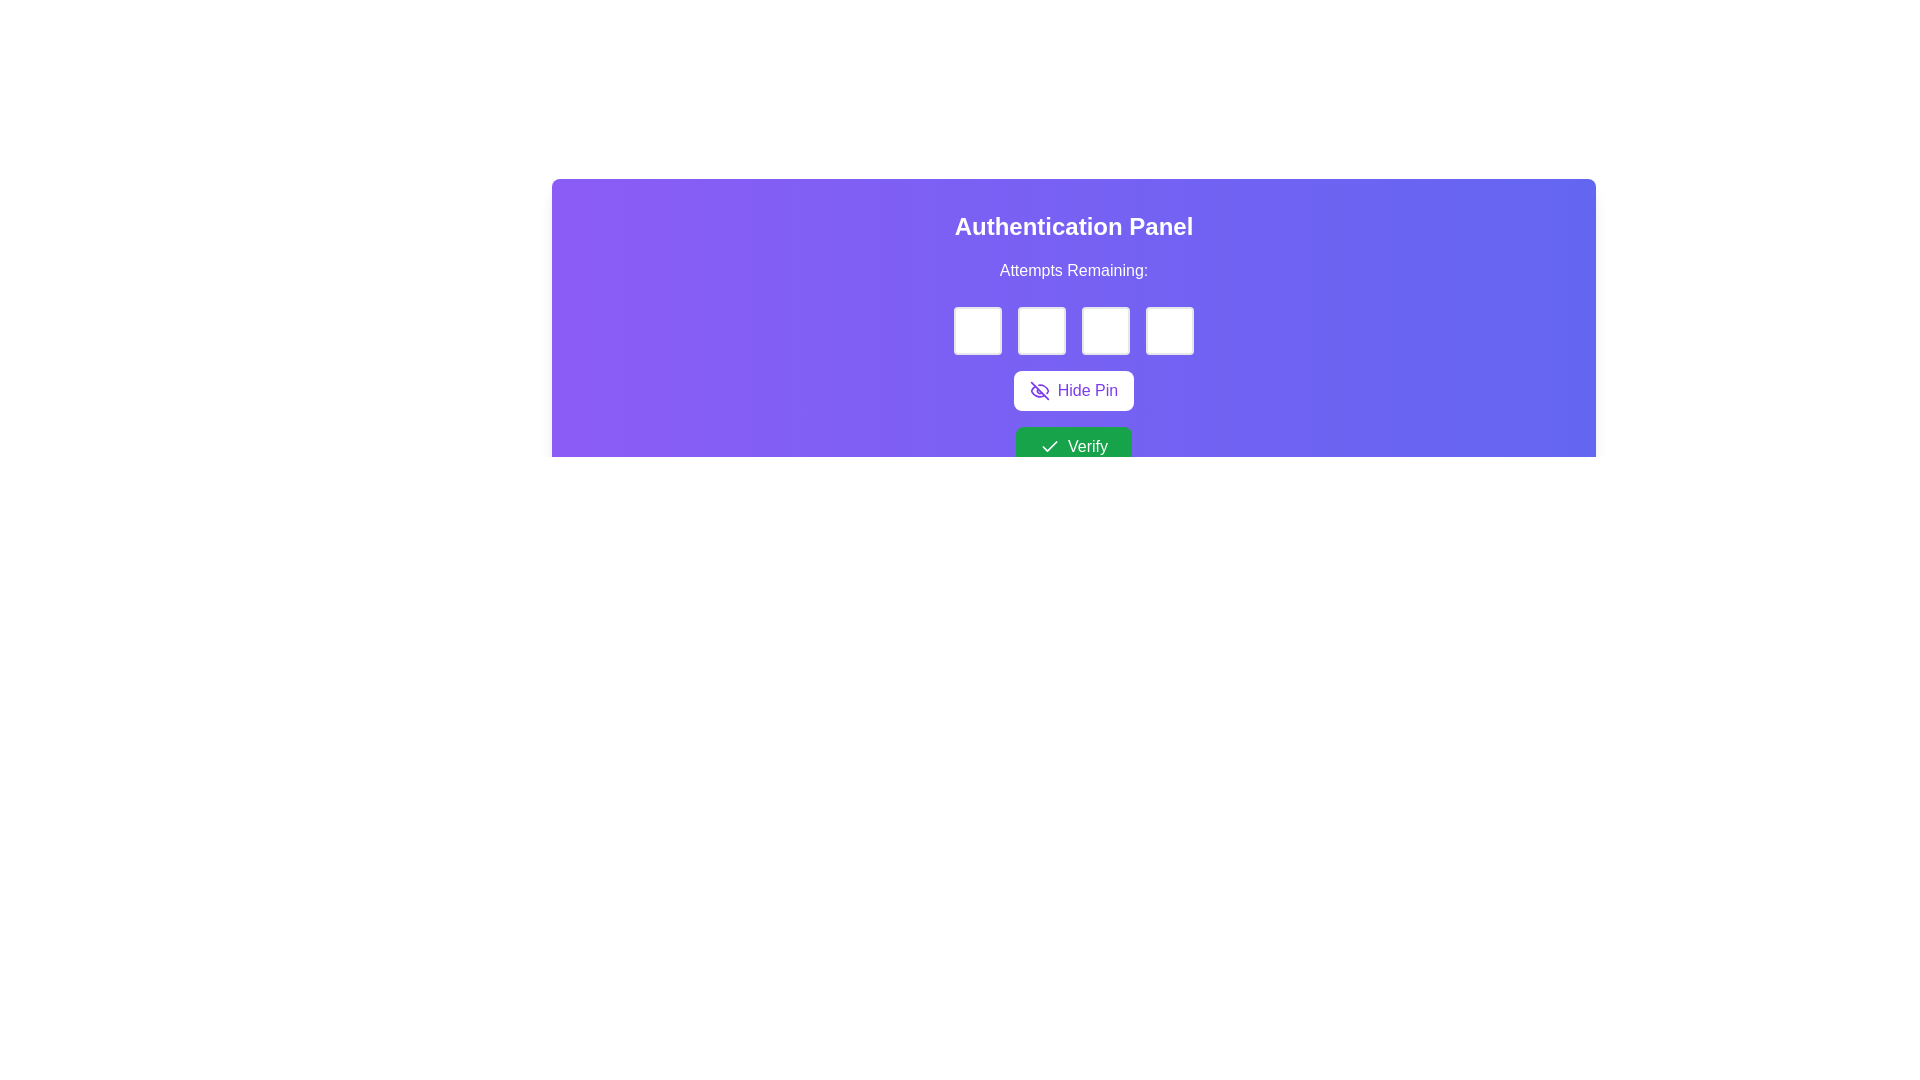 Image resolution: width=1920 pixels, height=1080 pixels. I want to click on the verification button located in the 'Authentication Panel' section, positioned below the input fields and the 'Hide Pin' button, to observe the hover effect, so click(1073, 446).